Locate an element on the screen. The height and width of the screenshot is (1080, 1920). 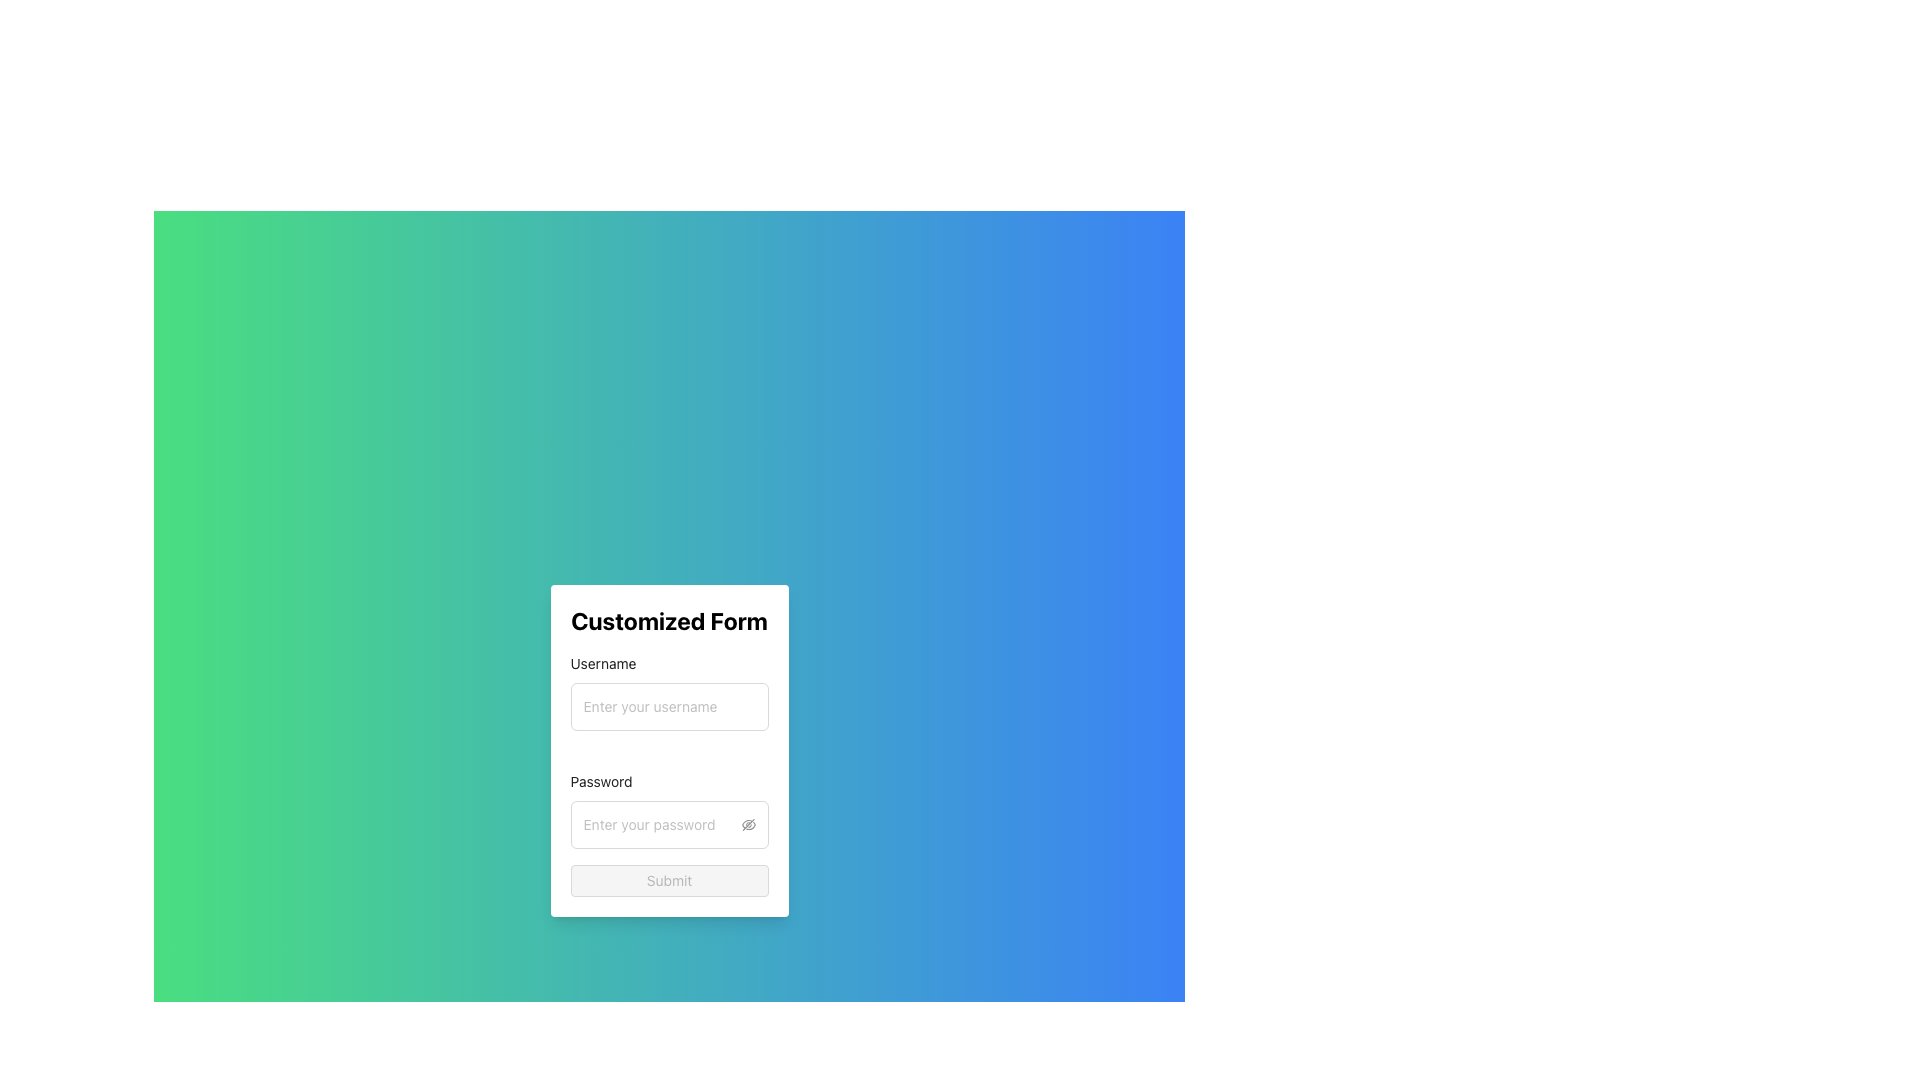
the password visibility toggle icon located on the right side of the password input field is located at coordinates (747, 824).